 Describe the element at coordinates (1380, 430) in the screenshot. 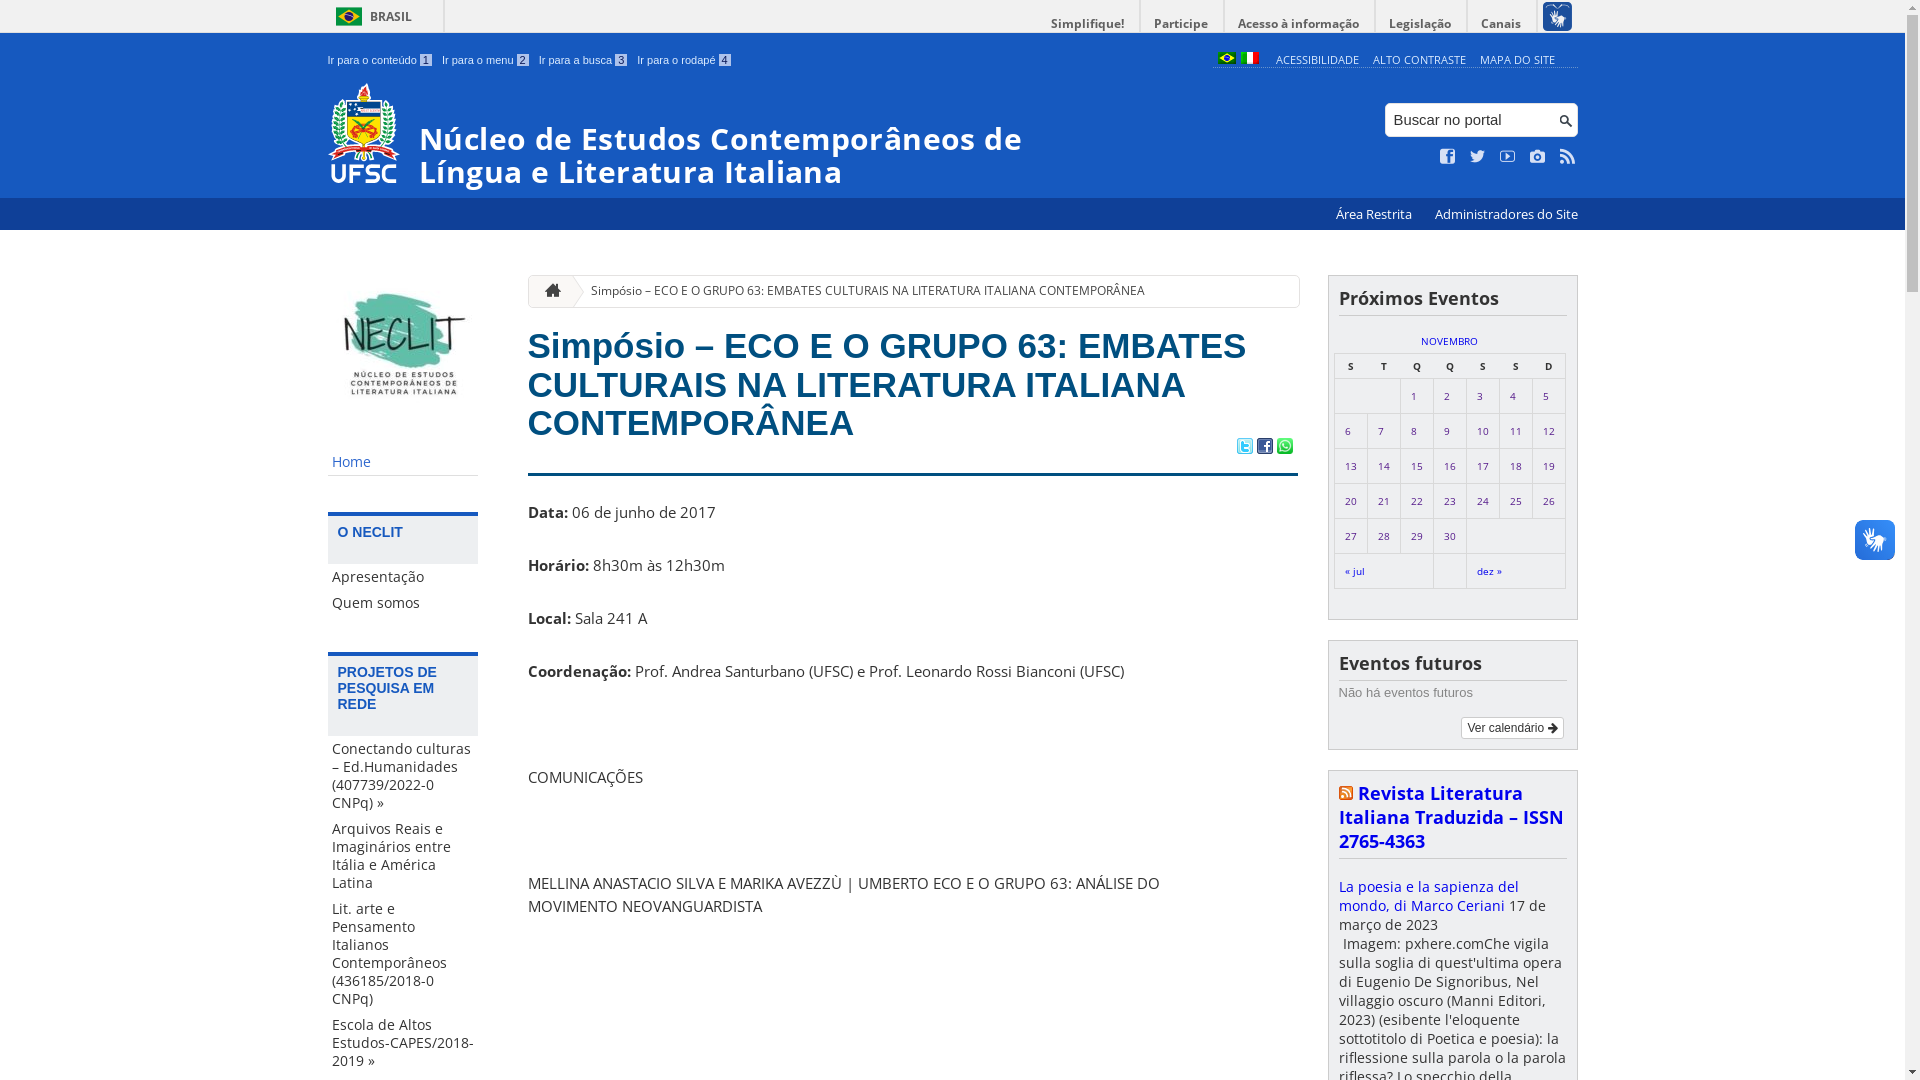

I see `'7'` at that location.